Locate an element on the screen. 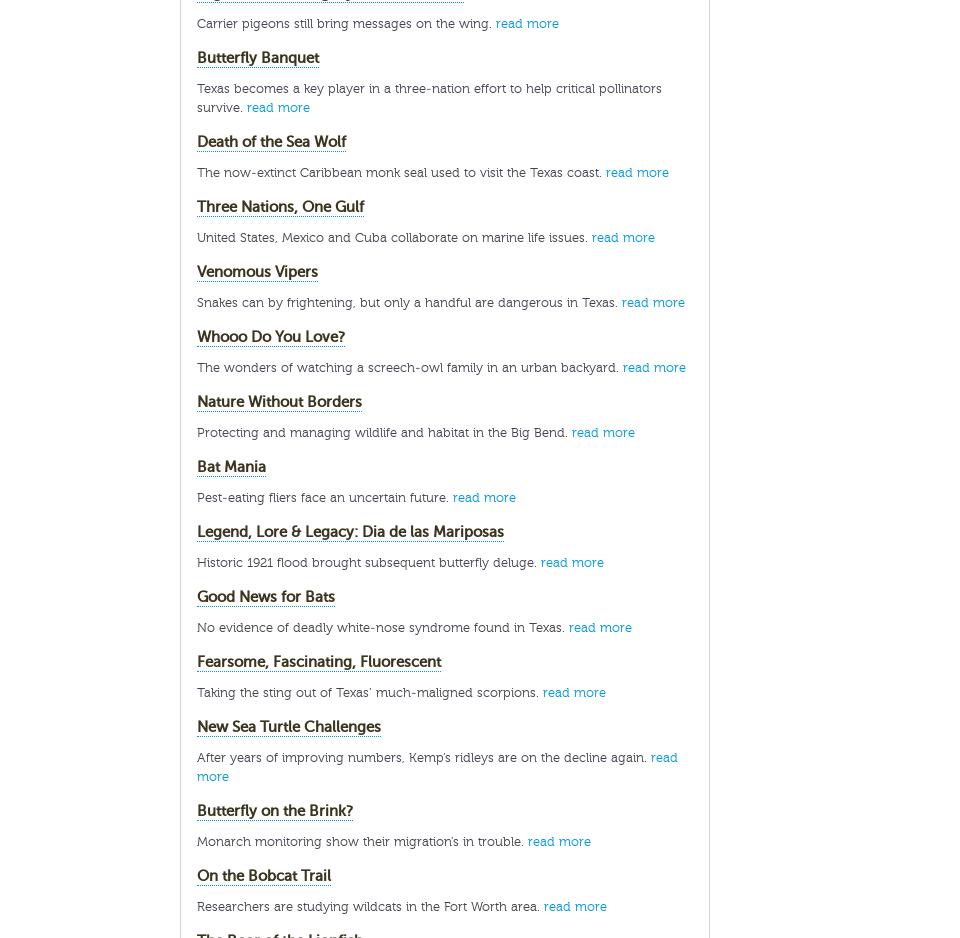 The height and width of the screenshot is (938, 960). 'Carrier pigeons still bring messages on the wing.' is located at coordinates (196, 22).